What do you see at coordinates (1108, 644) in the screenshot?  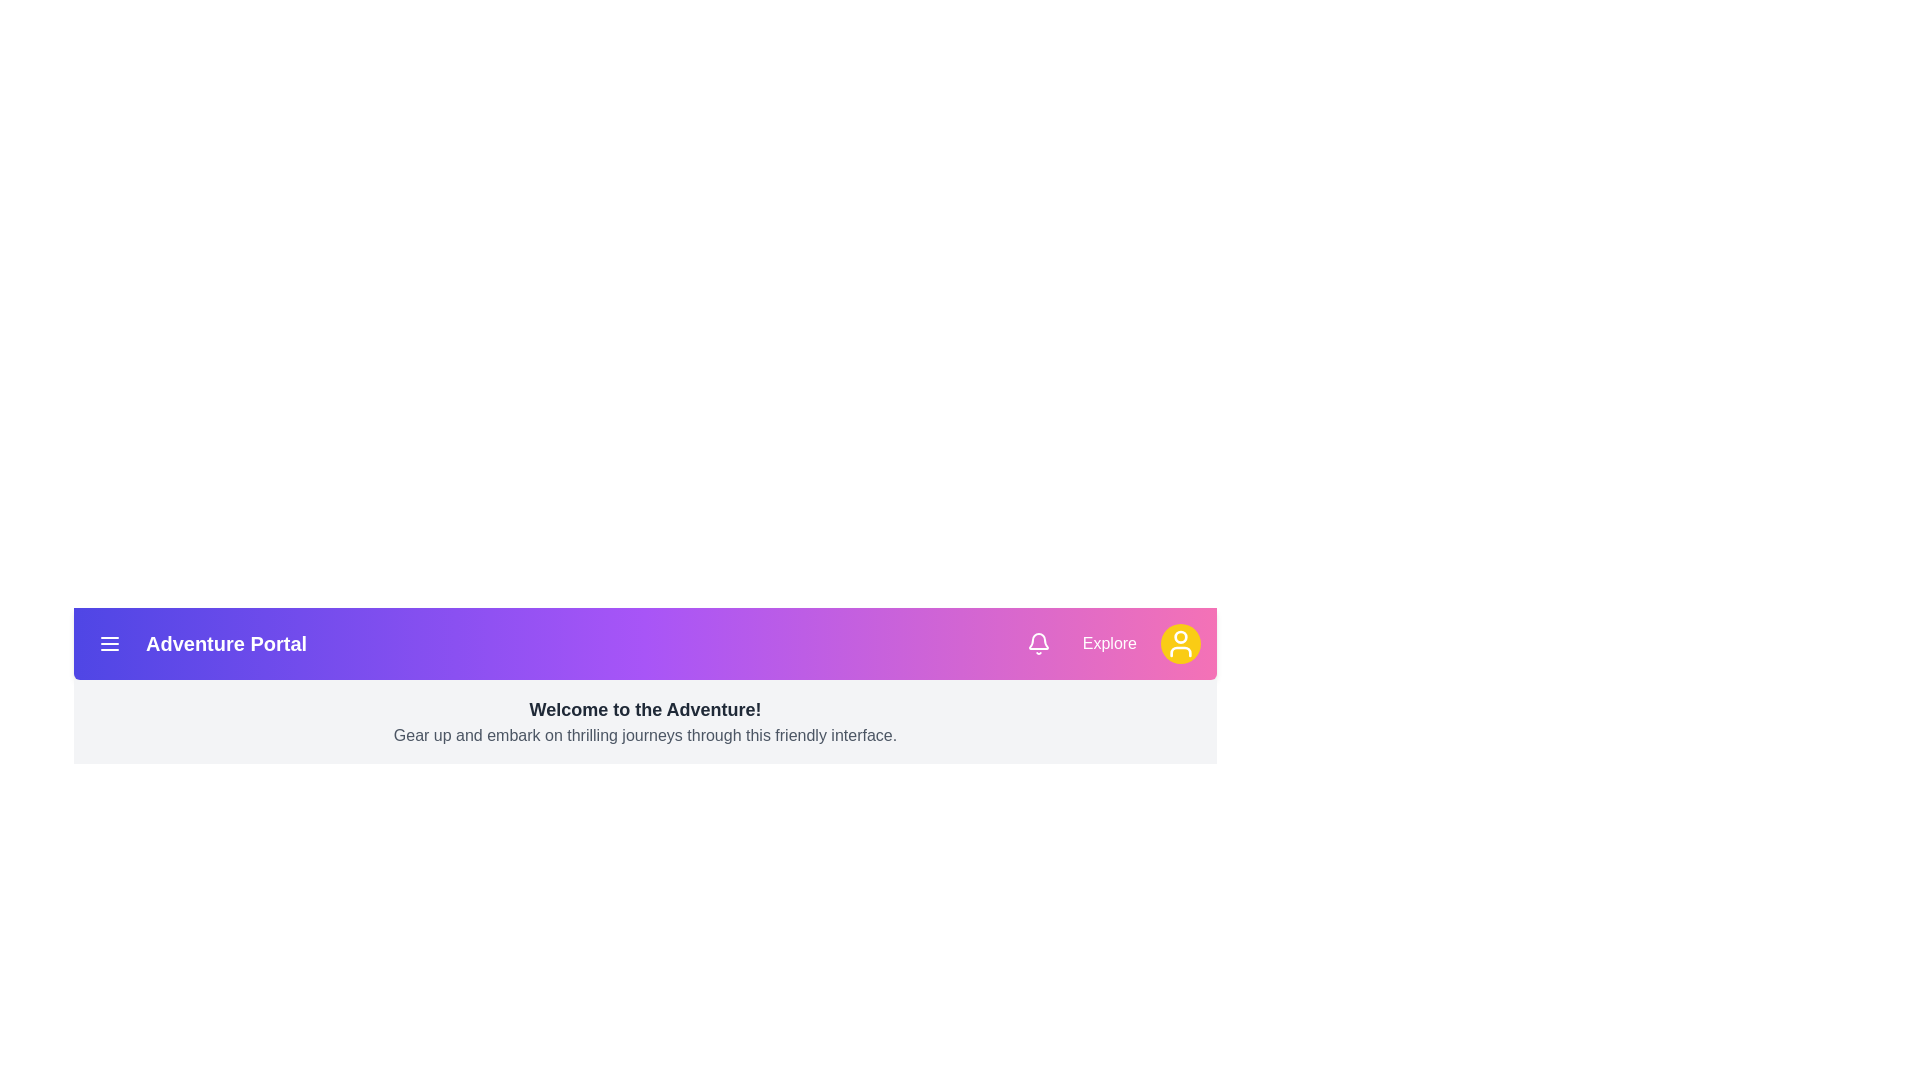 I see `the 'Explore' button to navigate to the section` at bounding box center [1108, 644].